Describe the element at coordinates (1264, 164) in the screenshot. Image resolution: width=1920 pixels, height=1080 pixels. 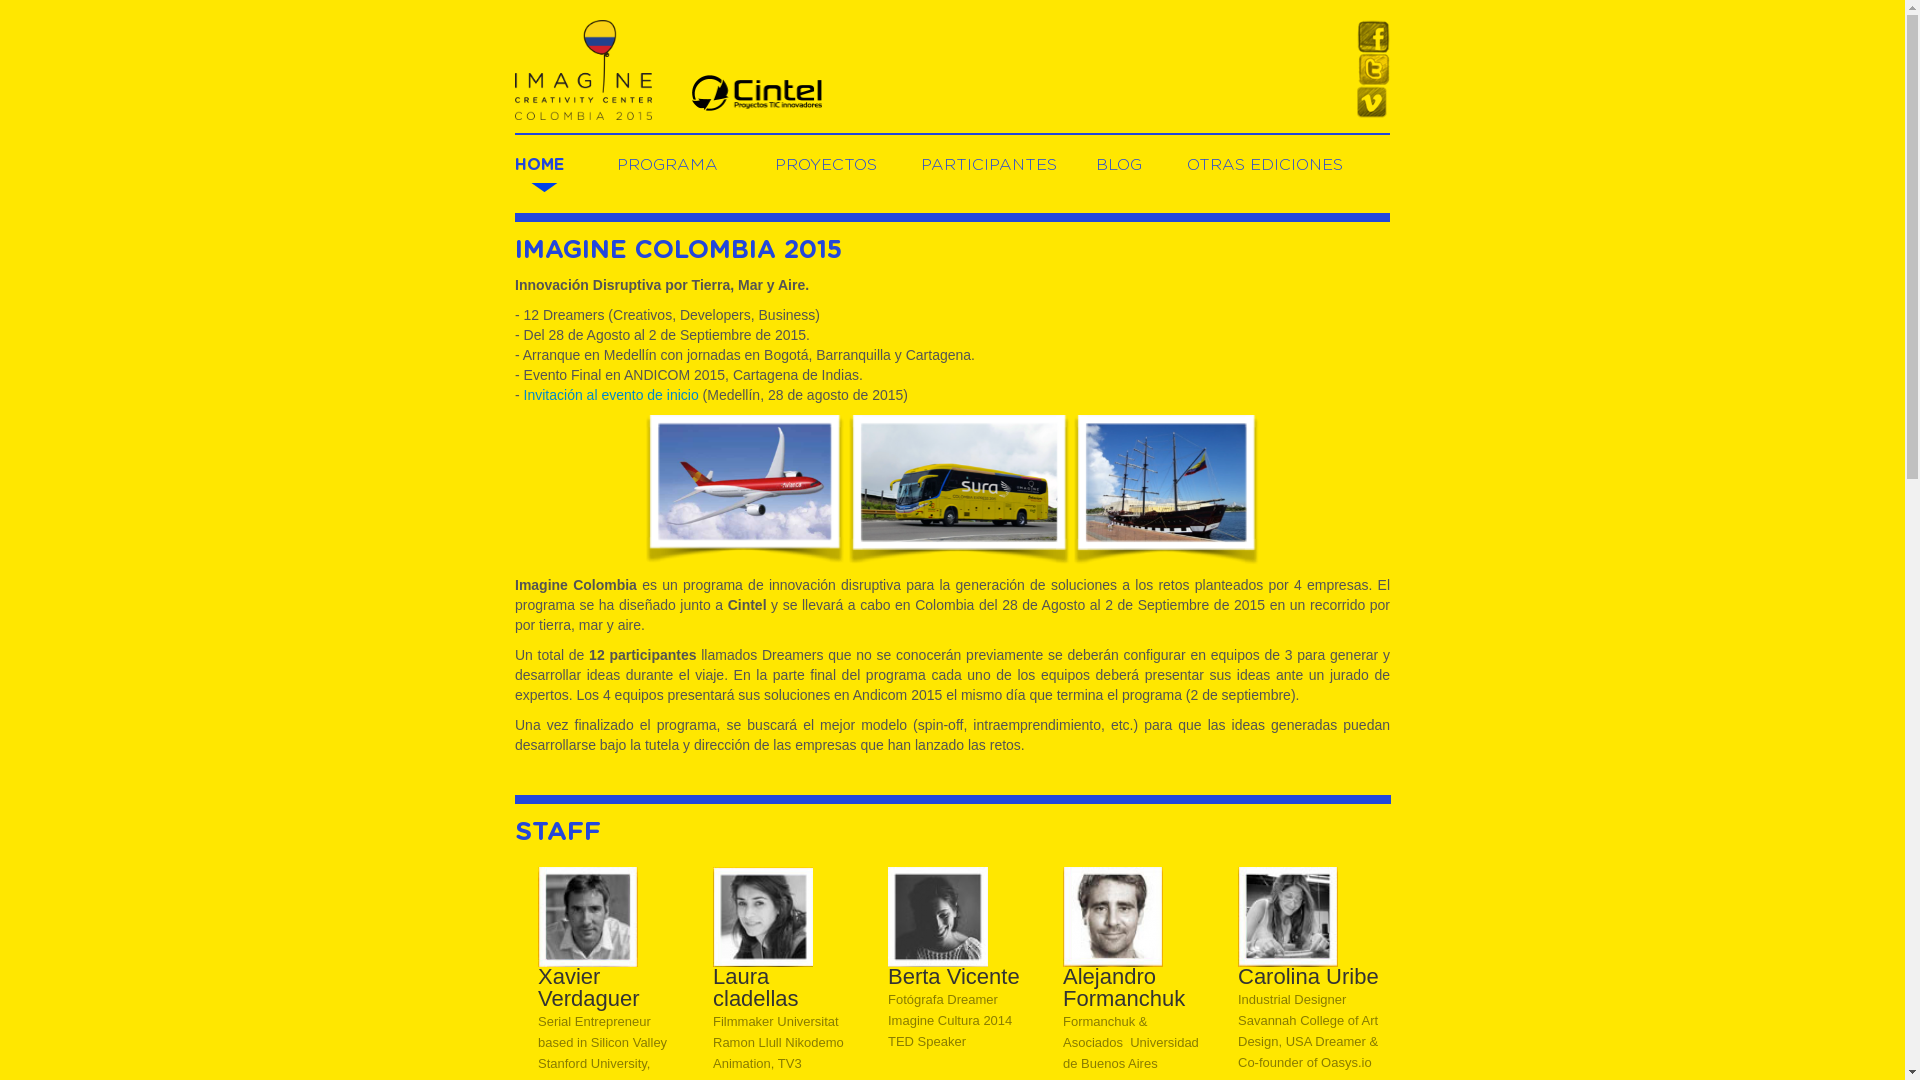
I see `'OTRAS EDICIONES'` at that location.